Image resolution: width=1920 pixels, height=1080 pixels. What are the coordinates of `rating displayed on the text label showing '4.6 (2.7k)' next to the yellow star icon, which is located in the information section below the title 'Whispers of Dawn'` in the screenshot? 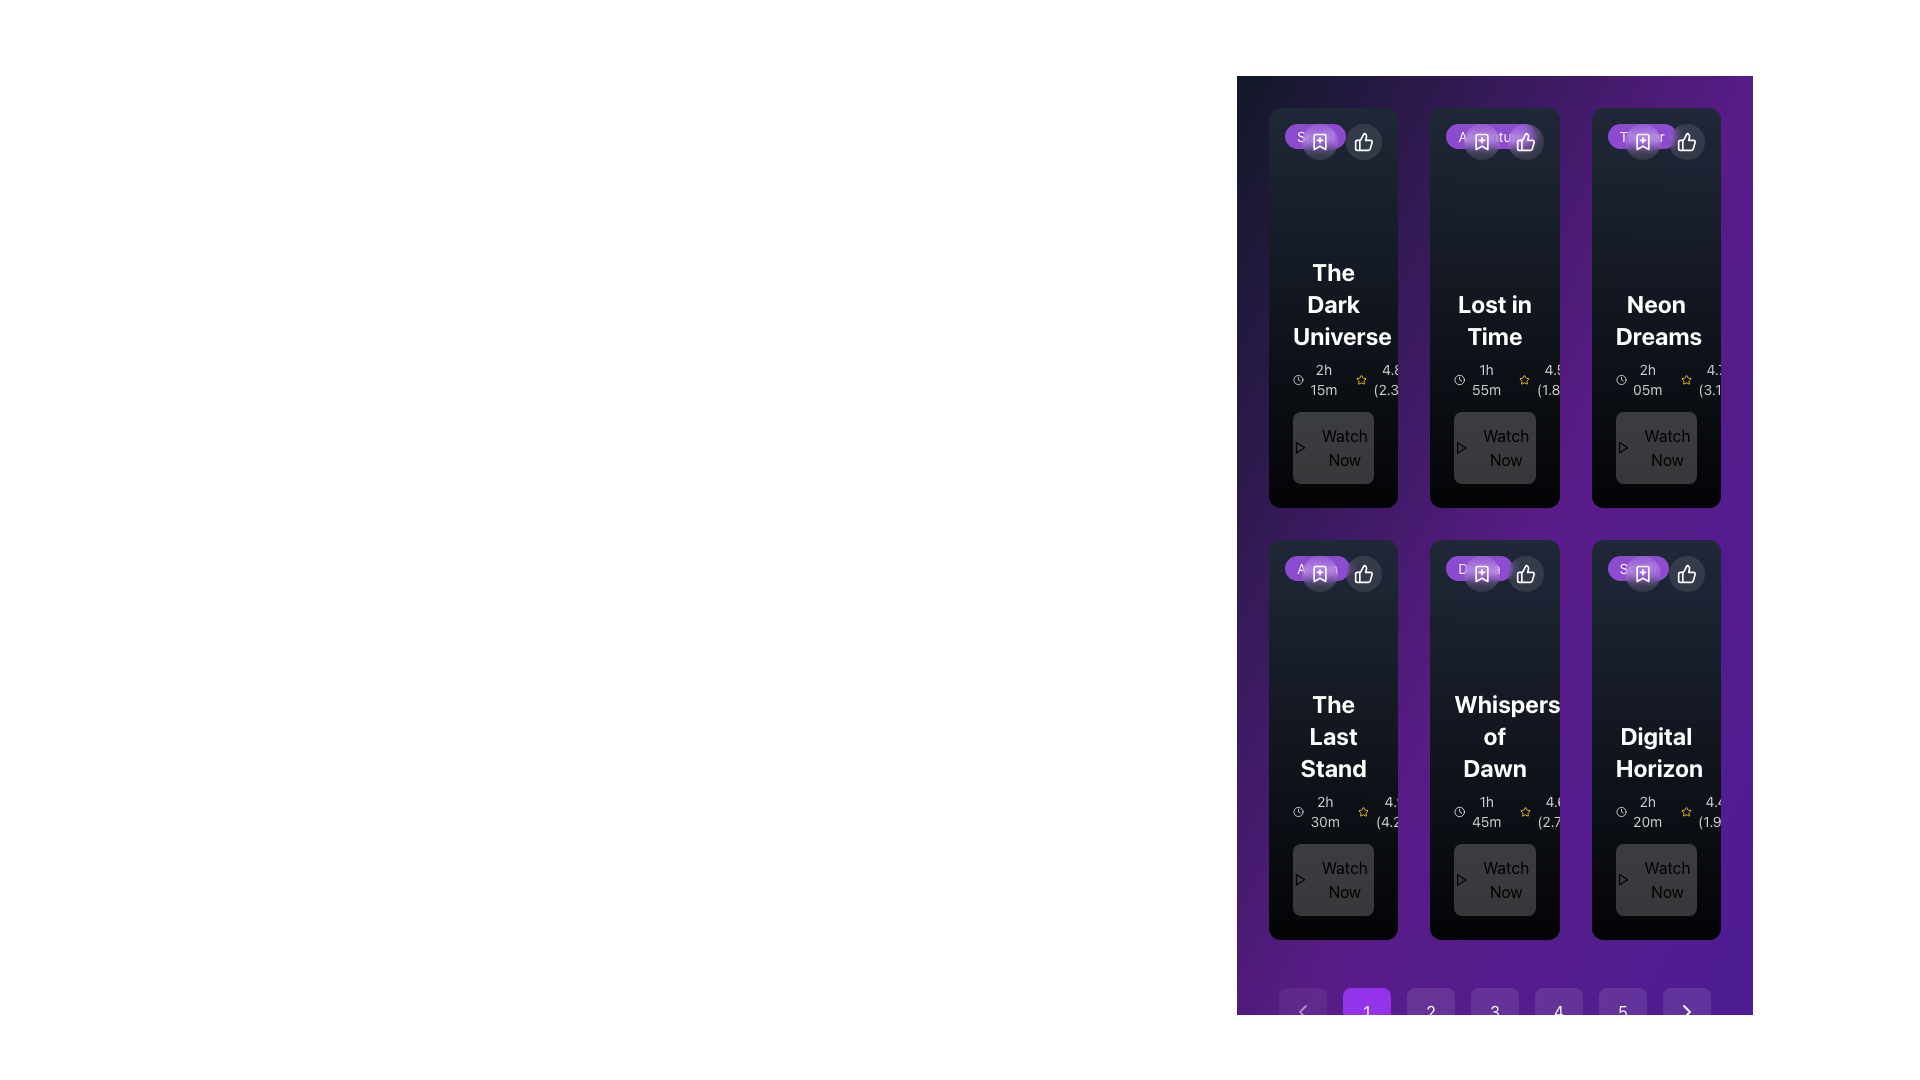 It's located at (1547, 812).